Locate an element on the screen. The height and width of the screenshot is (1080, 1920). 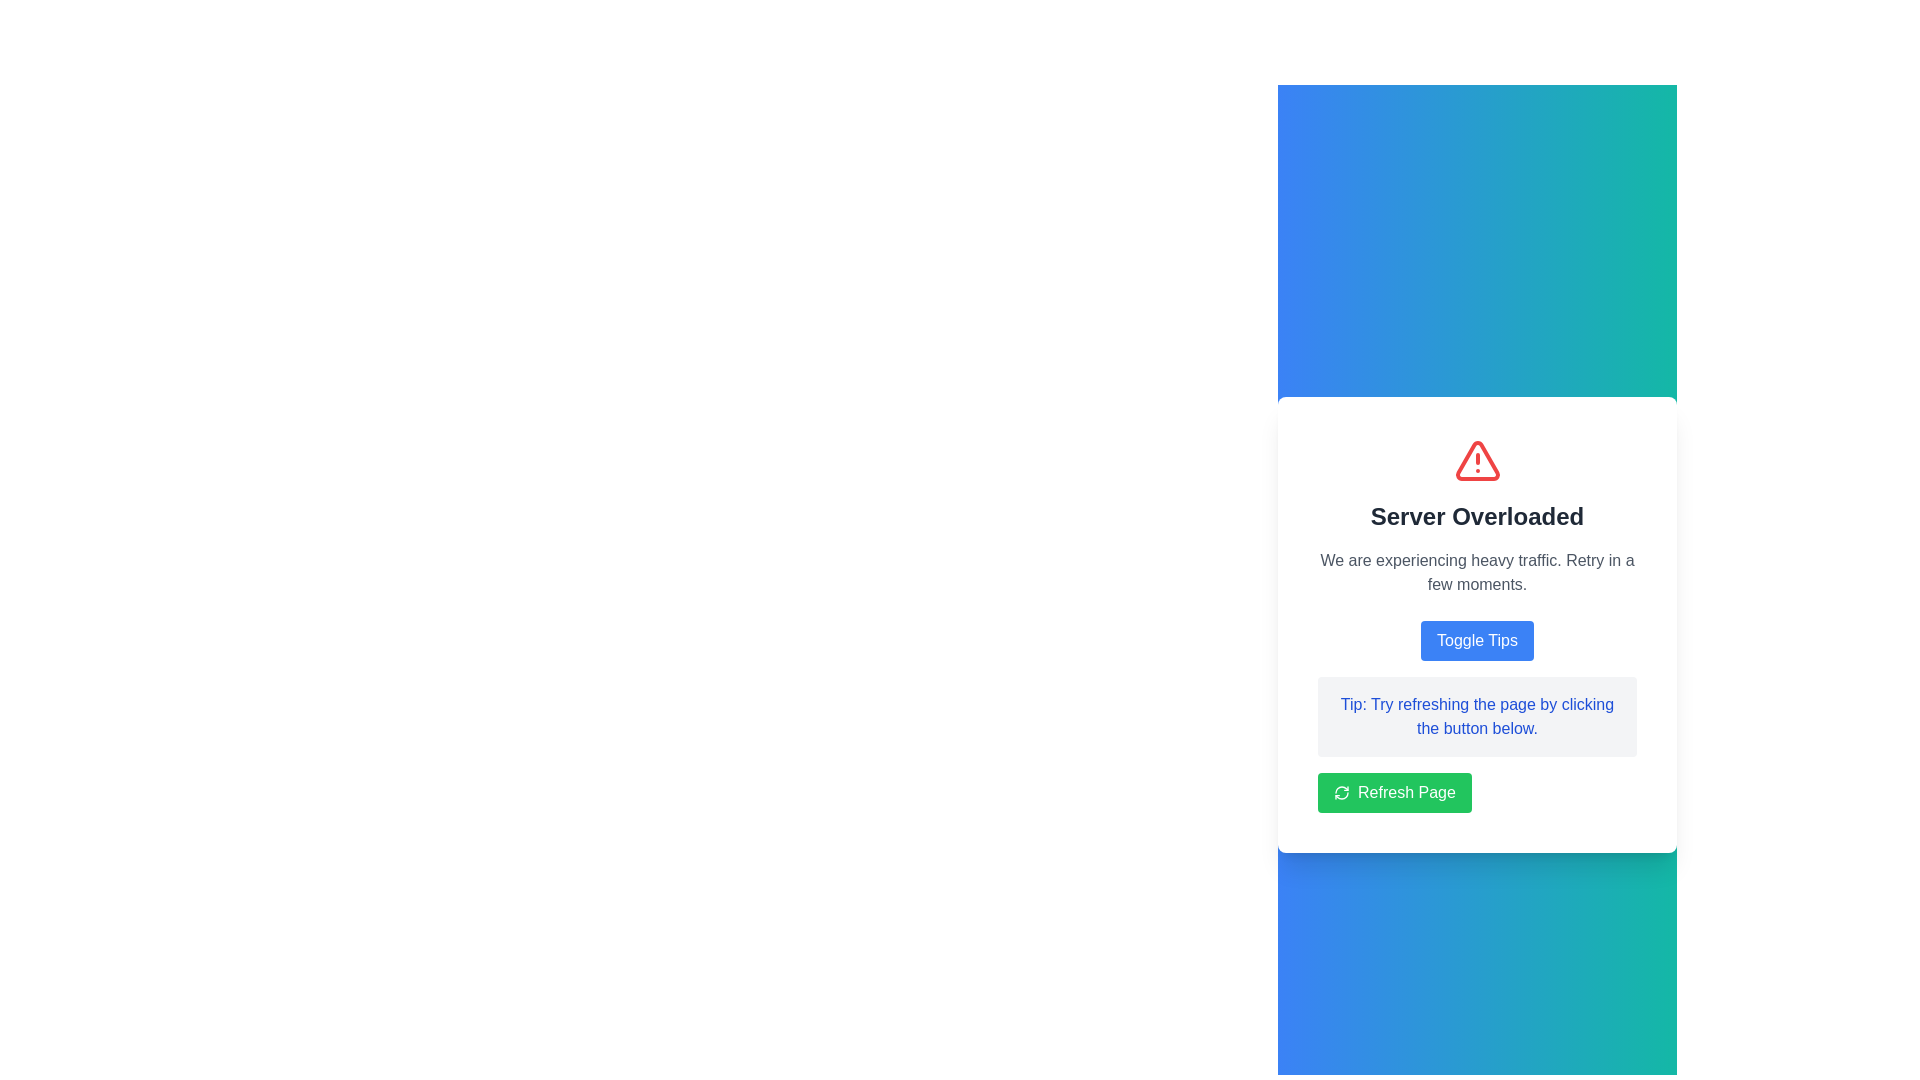
the refresh icon, which is styled with a circular arrow design and is part of the 'Refresh Page' button located at the bottom center of the card interface is located at coordinates (1342, 792).